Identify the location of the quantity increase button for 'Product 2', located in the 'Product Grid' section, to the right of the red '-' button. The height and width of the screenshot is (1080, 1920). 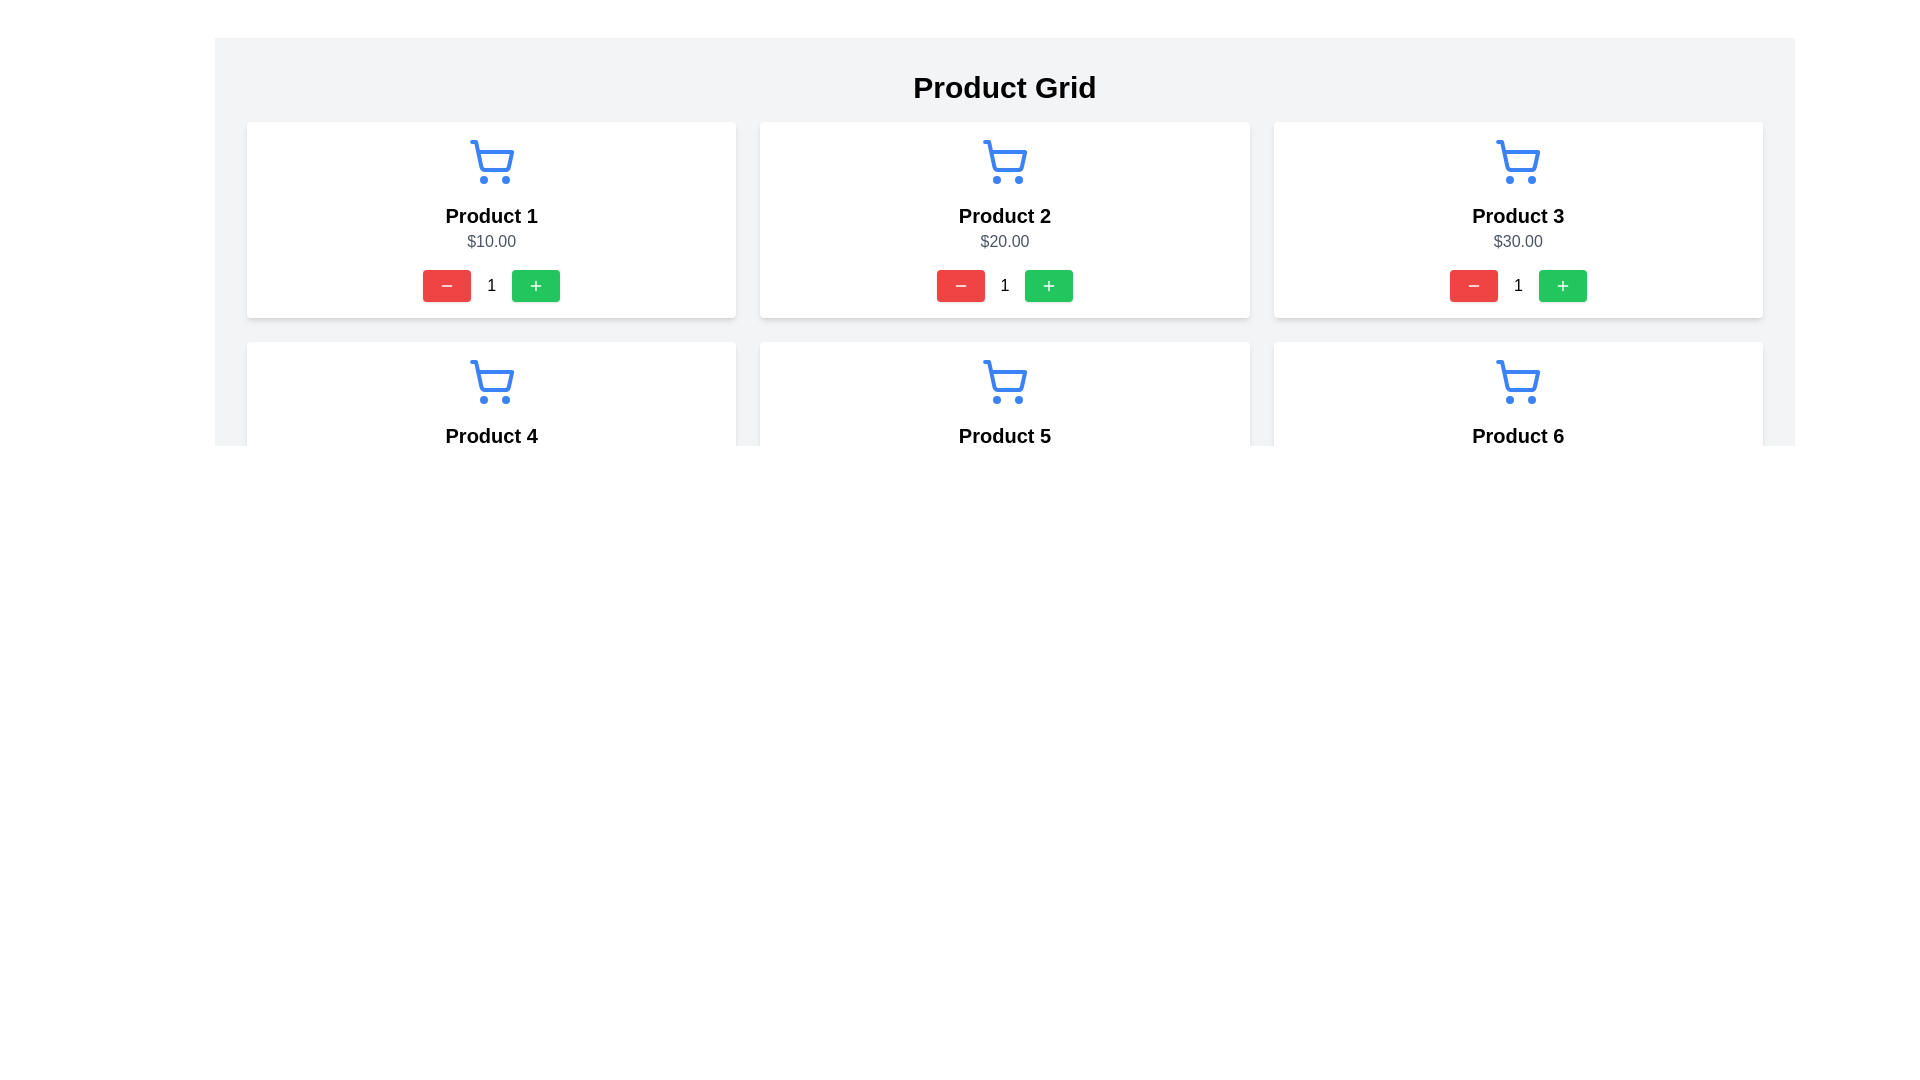
(1048, 285).